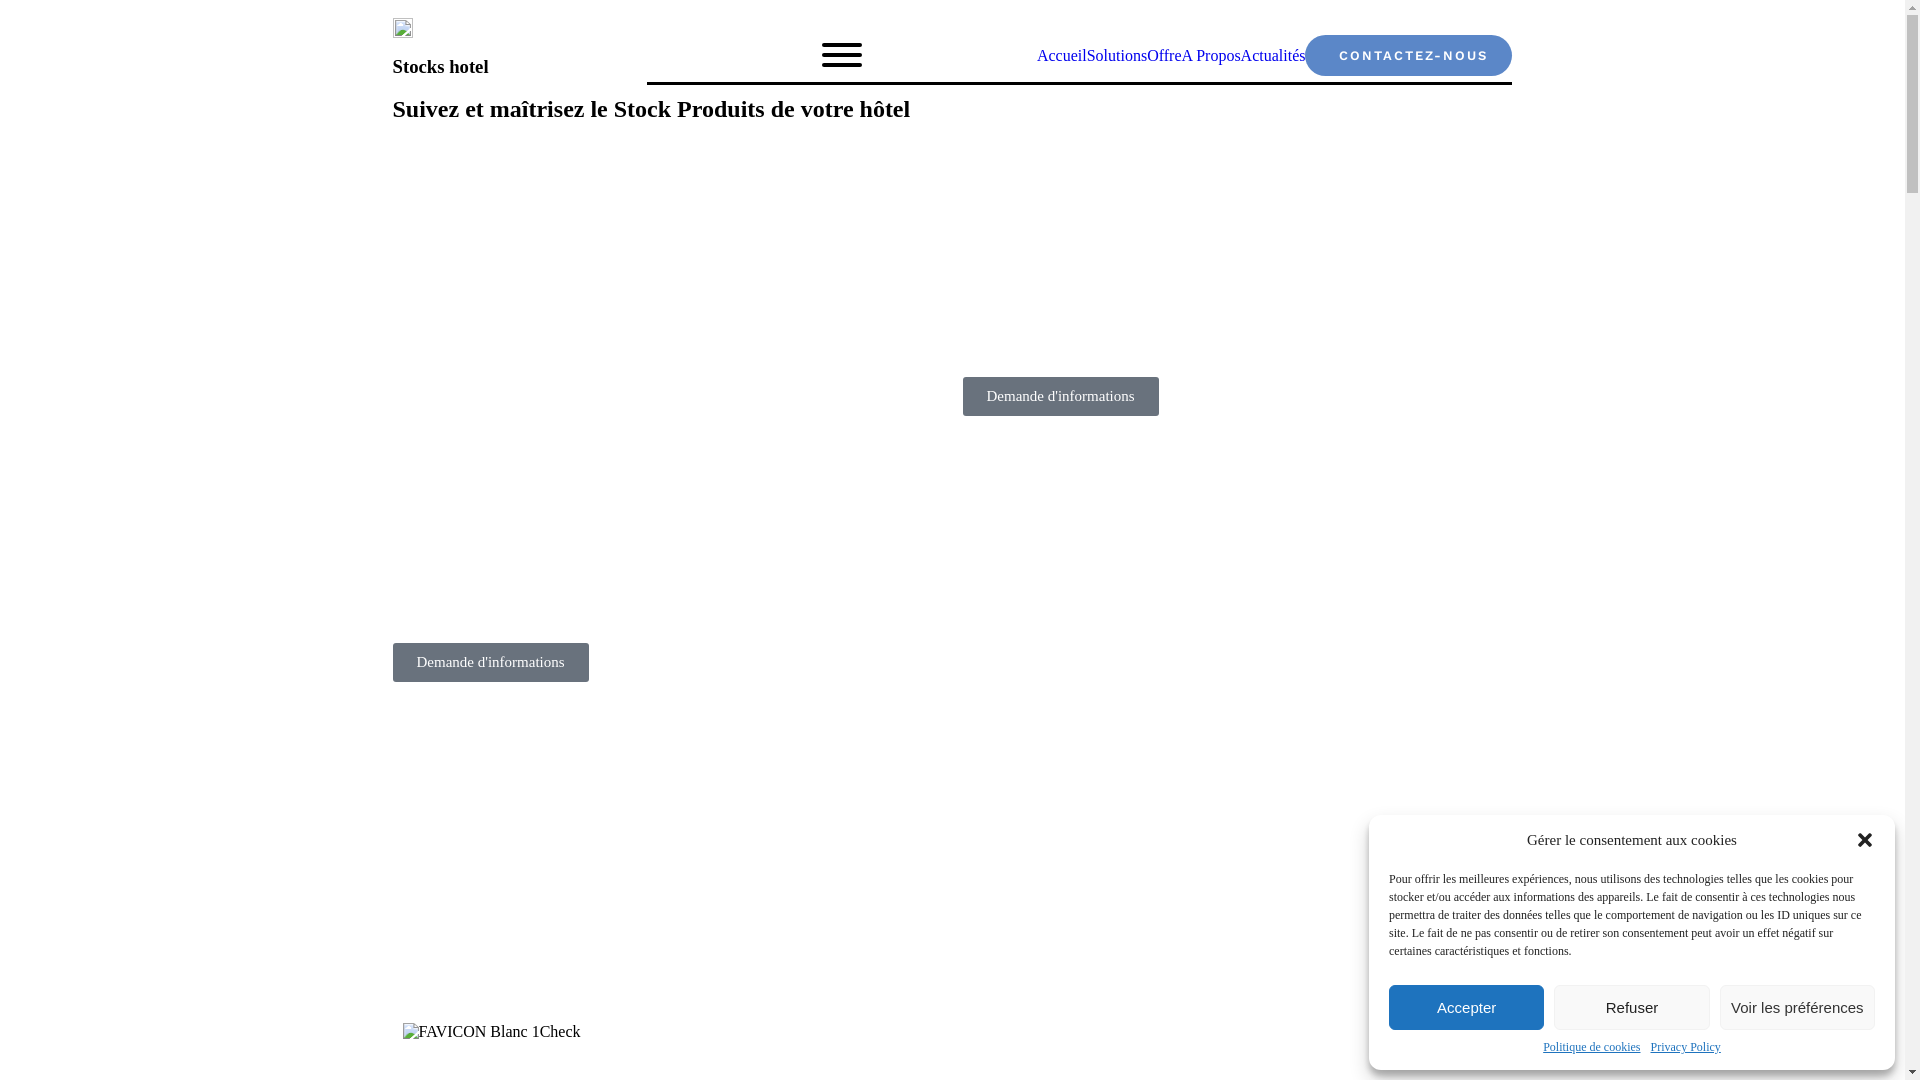 The image size is (1920, 1080). What do you see at coordinates (1180, 54) in the screenshot?
I see `'A Propos'` at bounding box center [1180, 54].